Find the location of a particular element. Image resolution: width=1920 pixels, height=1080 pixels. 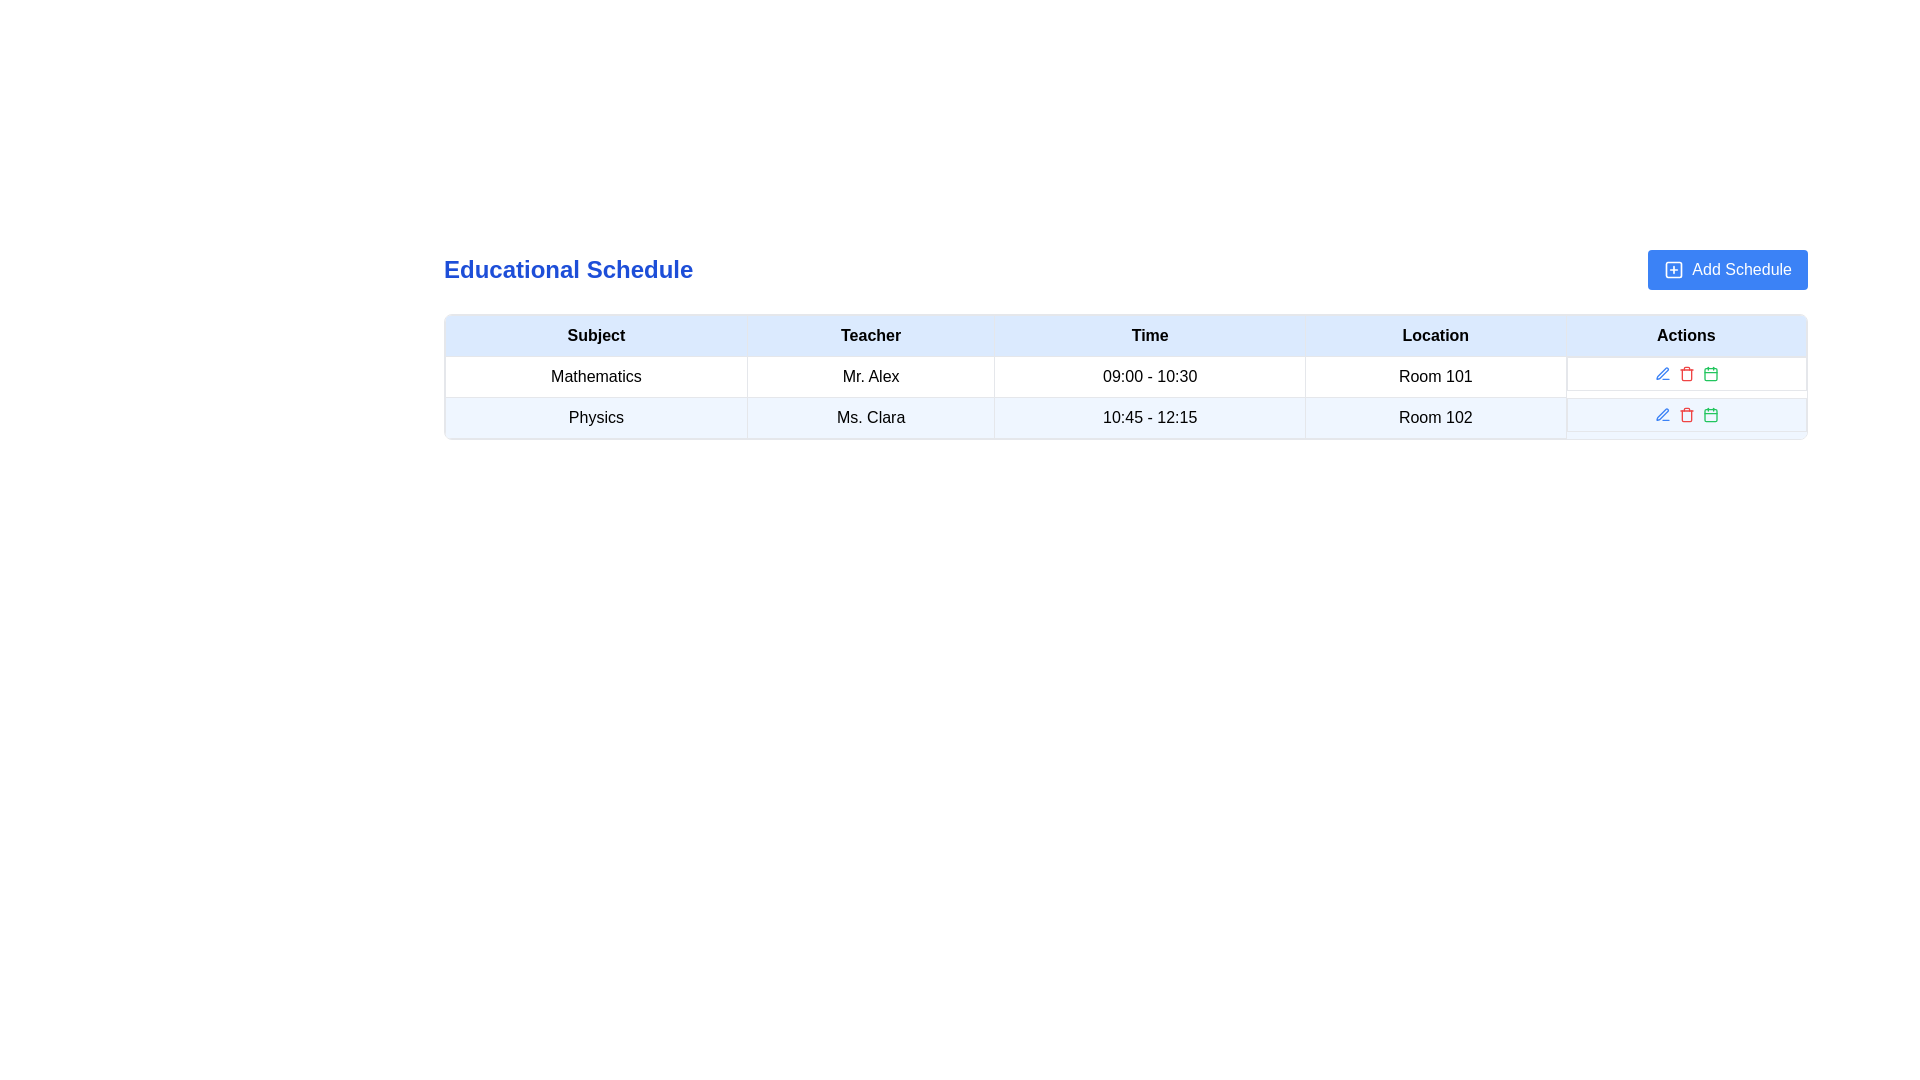

the static text label indicating the 'Physics' class in the 'Location' column of the second row of the table is located at coordinates (1434, 416).